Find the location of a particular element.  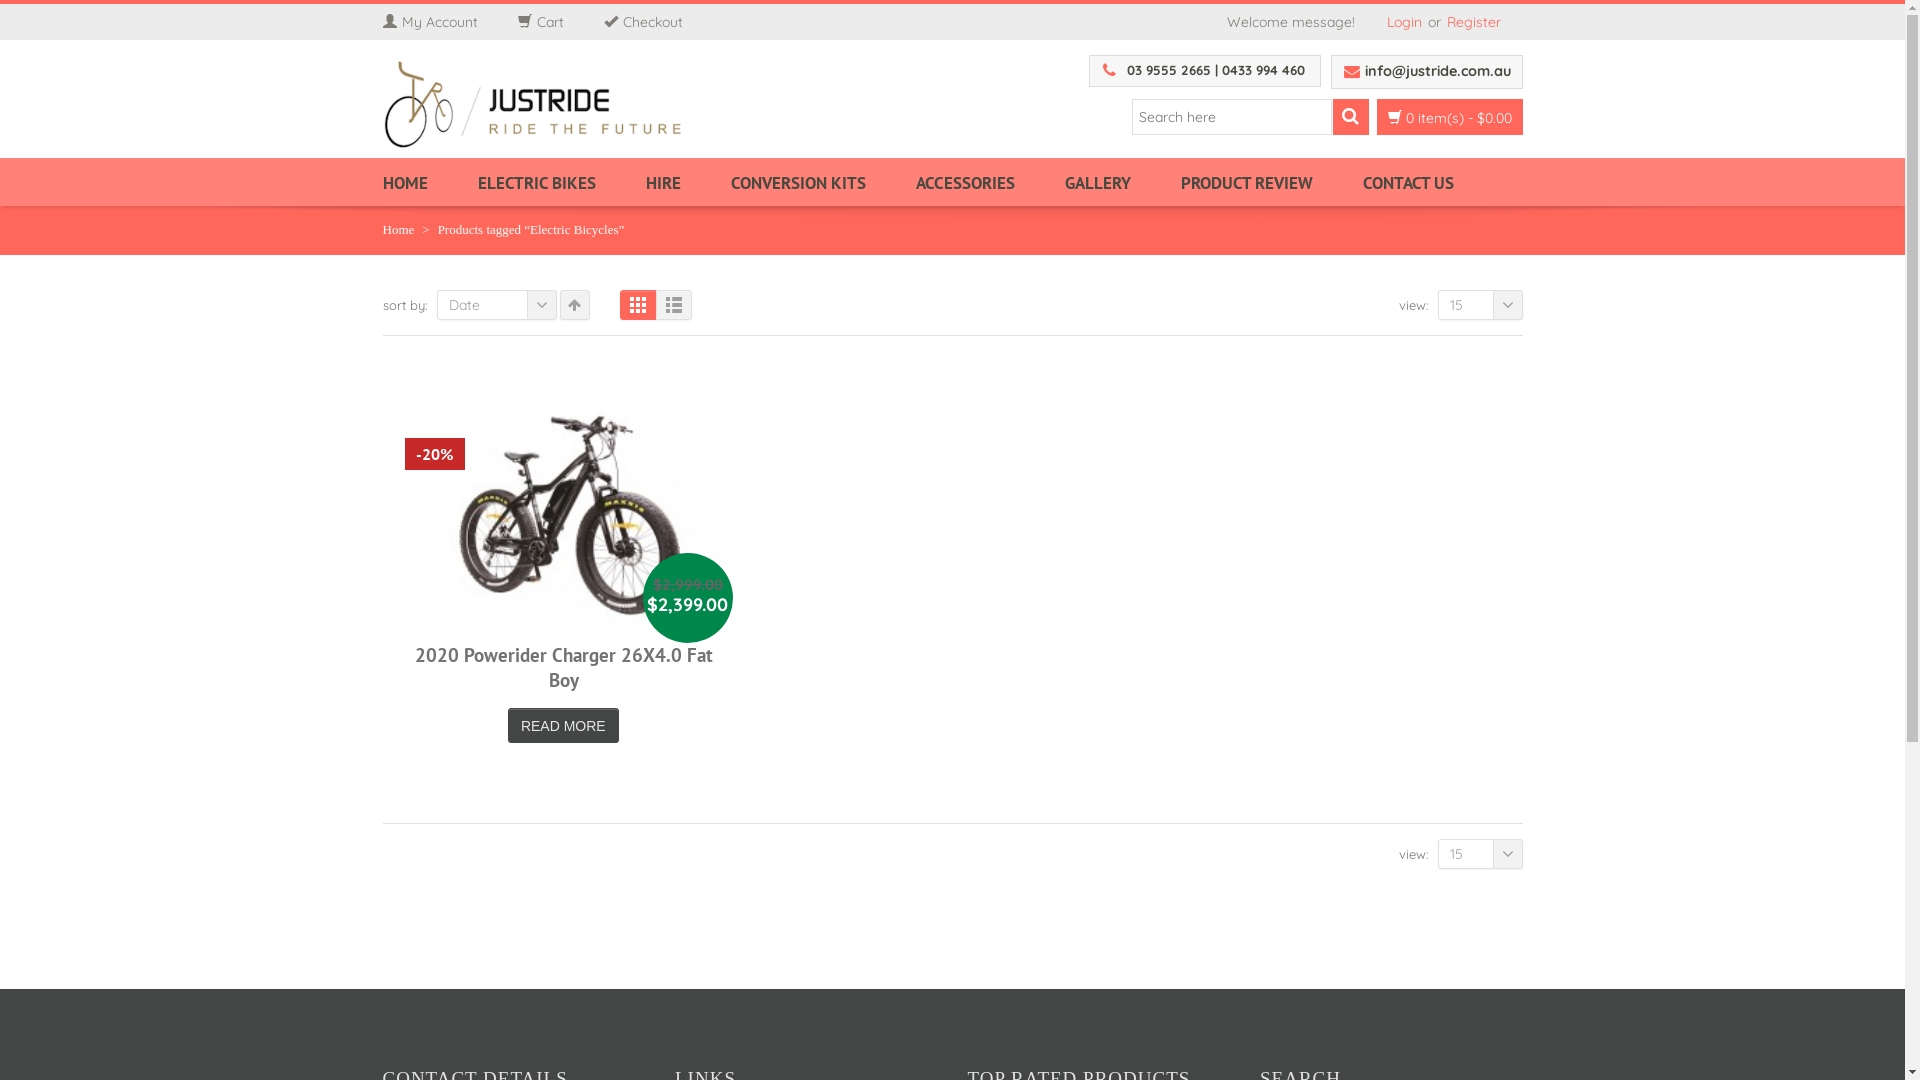

'Grid View' is located at coordinates (637, 304).